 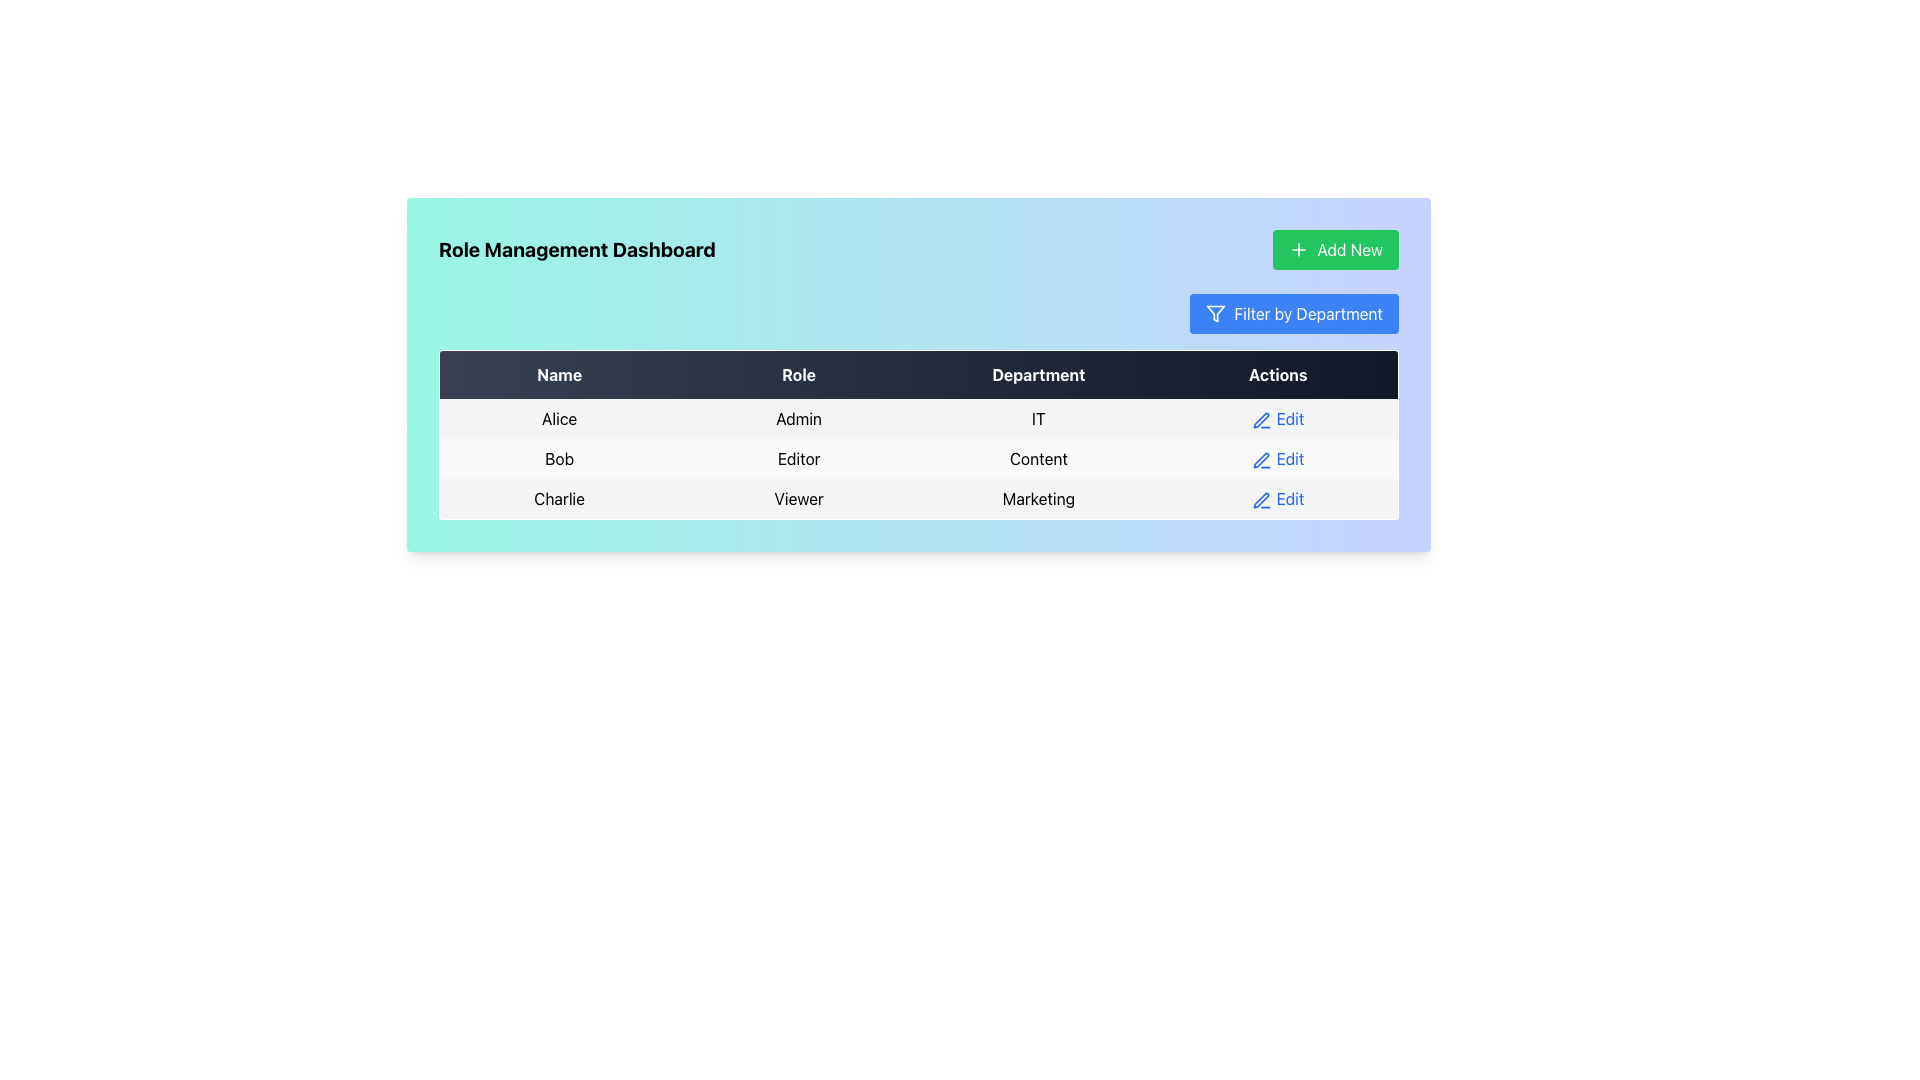 I want to click on the SVG icon representing the filtering feature located within the blue button labeled 'Filter by Department', so click(x=1215, y=313).